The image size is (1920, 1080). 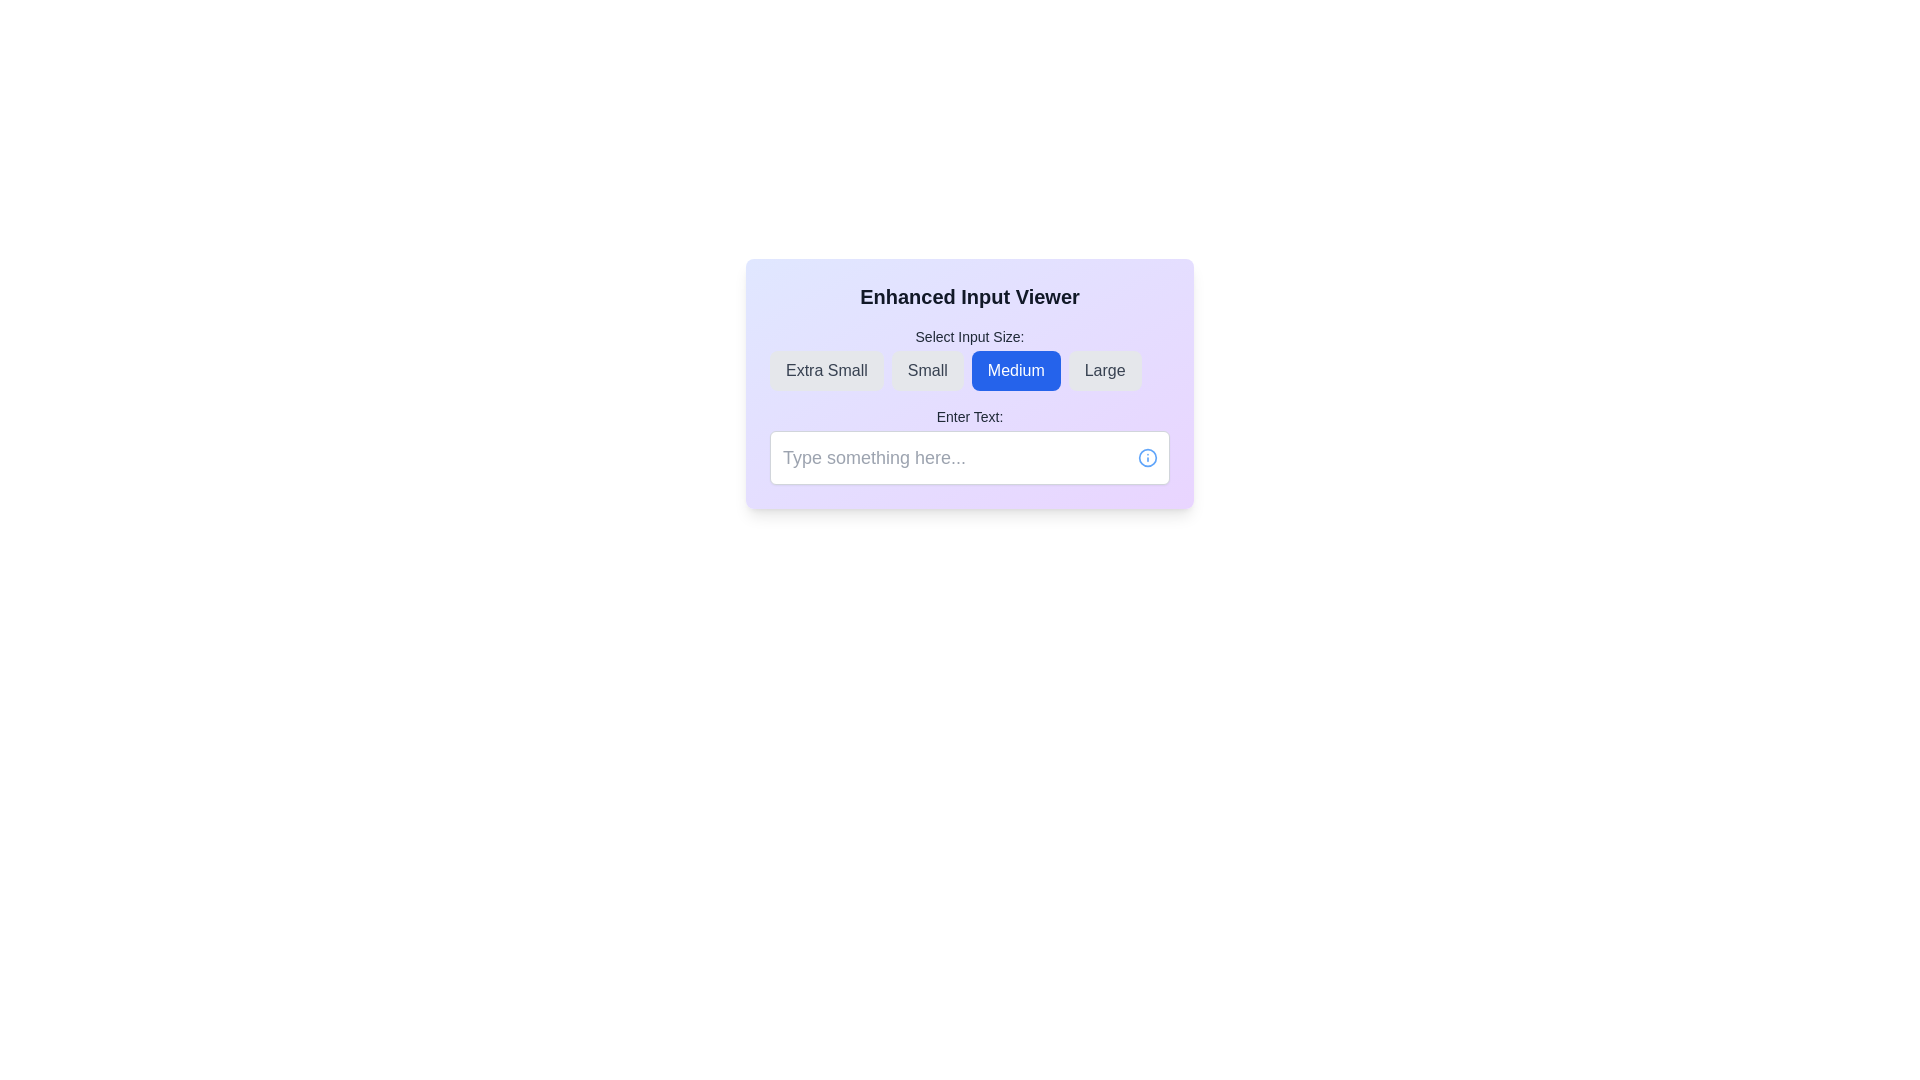 What do you see at coordinates (1147, 458) in the screenshot?
I see `the circular part of the info icon located at the far right of the text input field` at bounding box center [1147, 458].